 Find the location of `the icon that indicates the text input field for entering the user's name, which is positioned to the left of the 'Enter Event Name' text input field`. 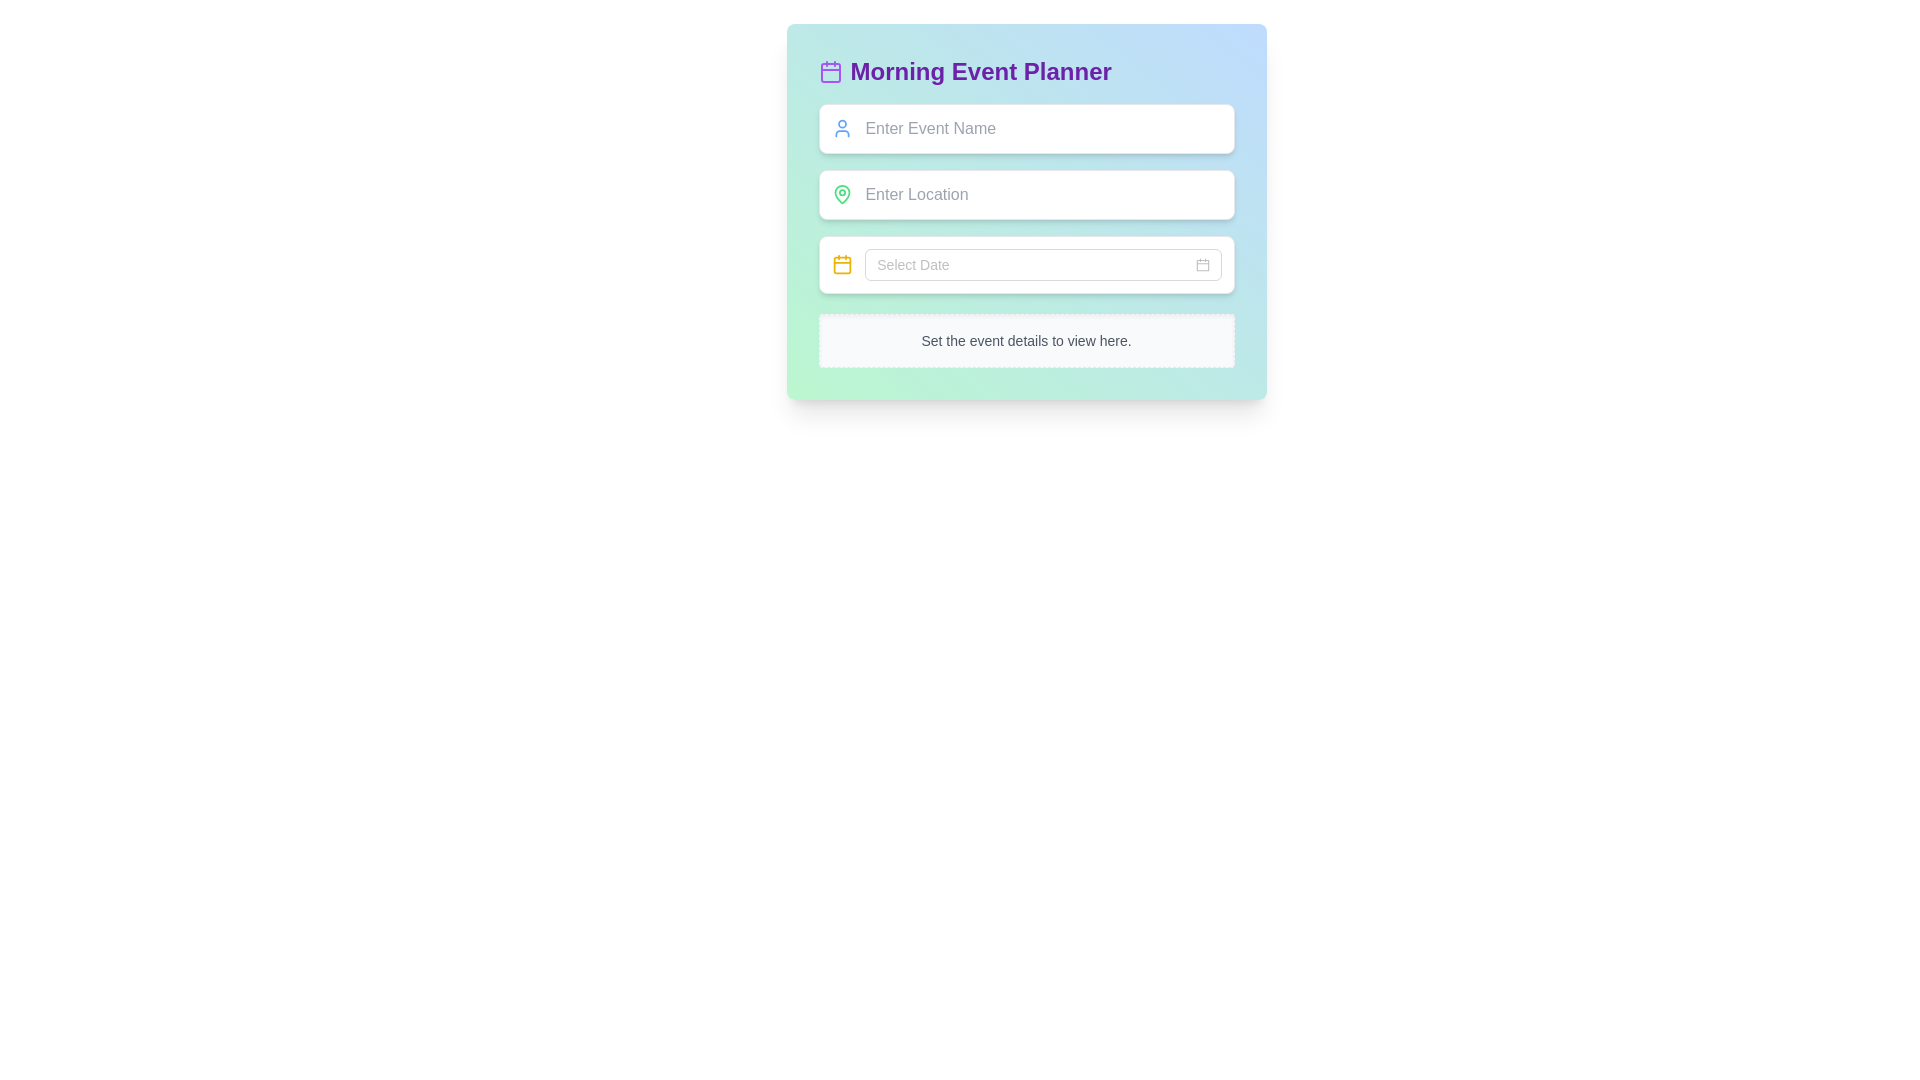

the icon that indicates the text input field for entering the user's name, which is positioned to the left of the 'Enter Event Name' text input field is located at coordinates (842, 128).